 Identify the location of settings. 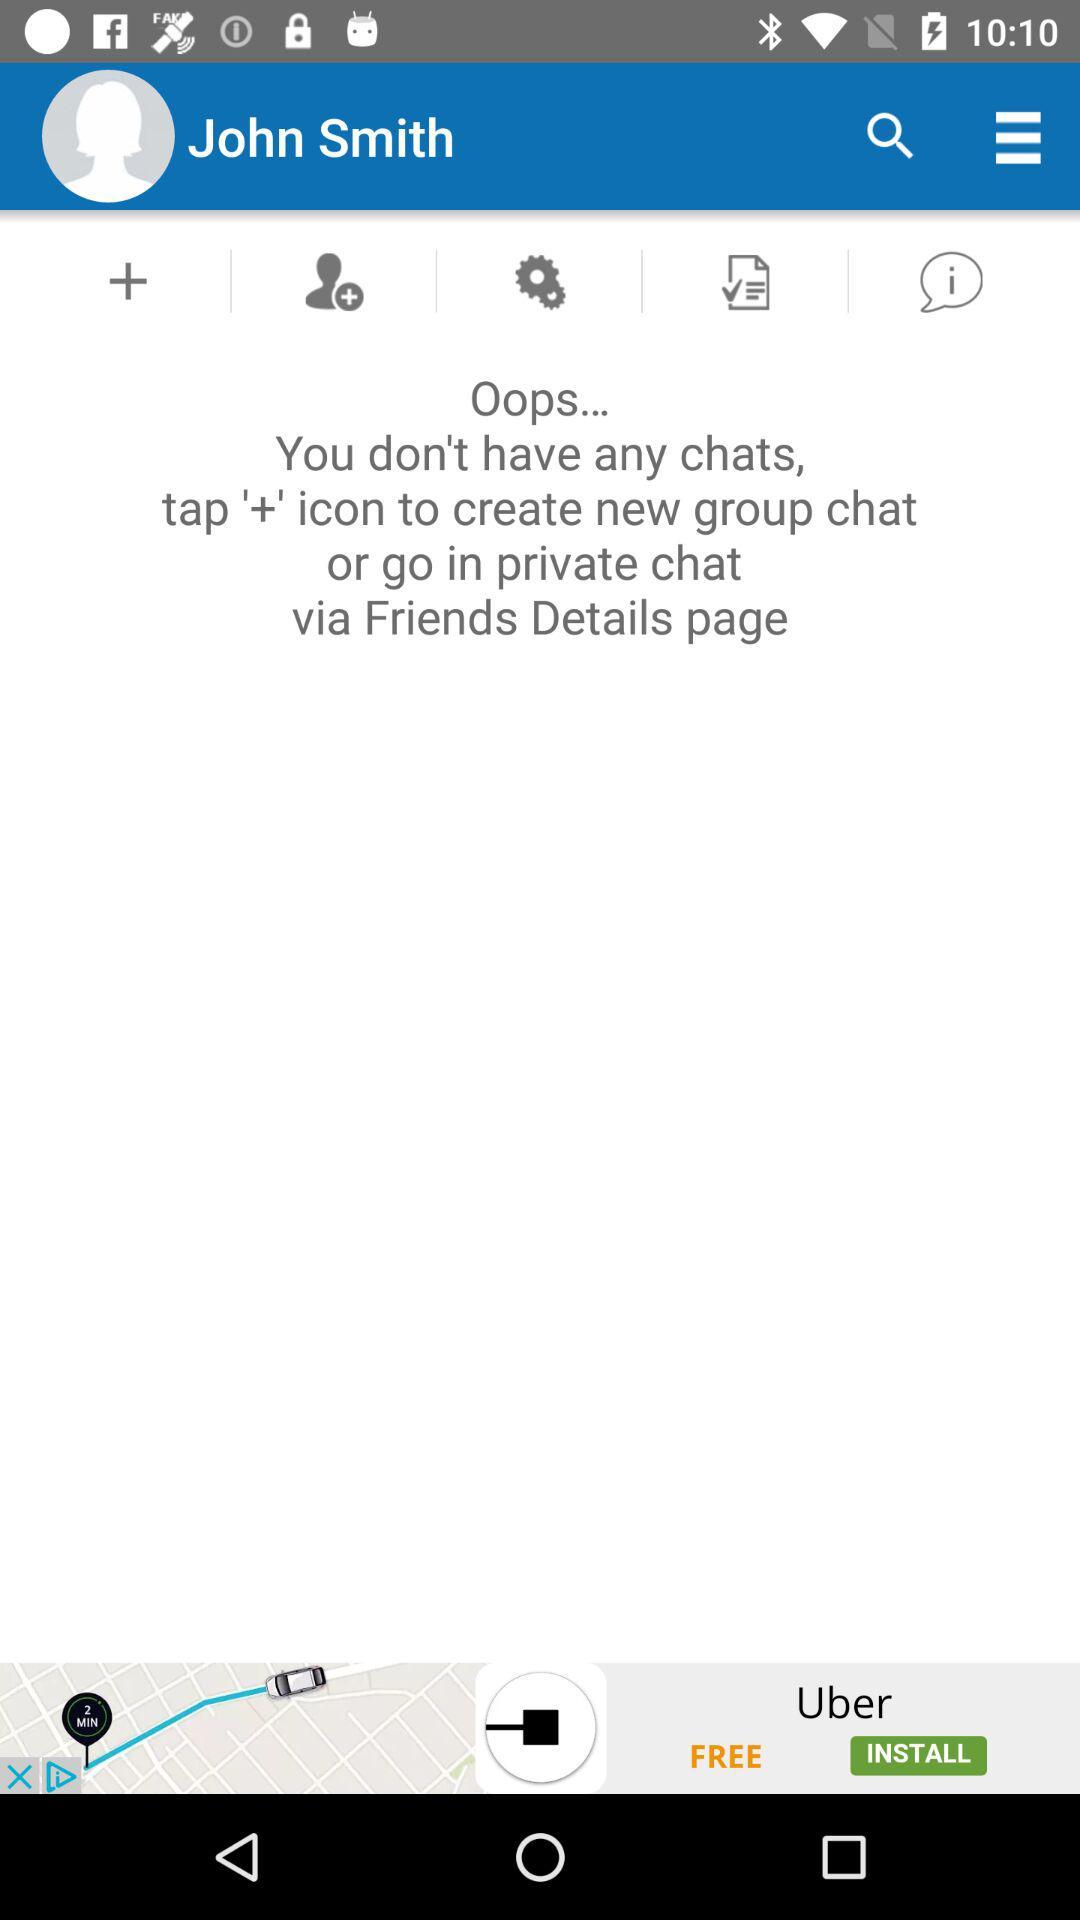
(538, 280).